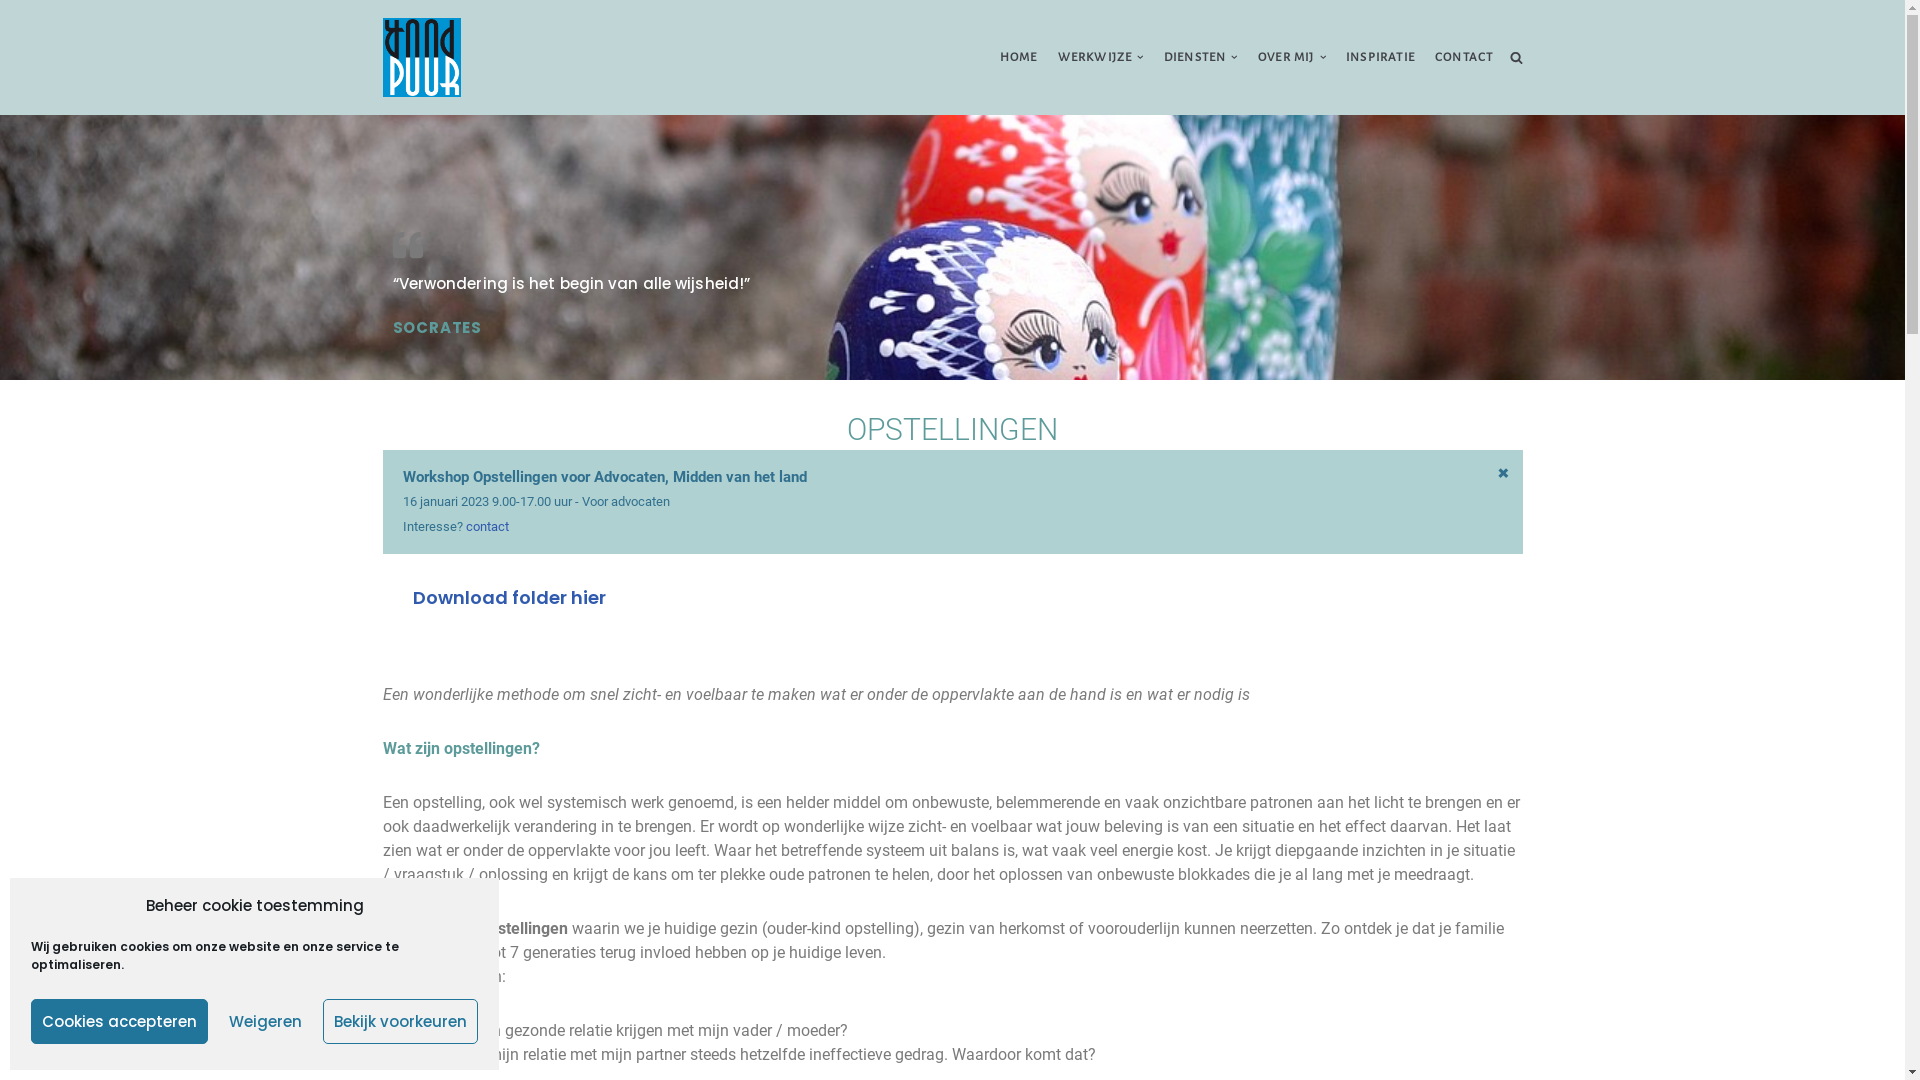 The image size is (1920, 1080). Describe the element at coordinates (1018, 56) in the screenshot. I see `'HOME'` at that location.